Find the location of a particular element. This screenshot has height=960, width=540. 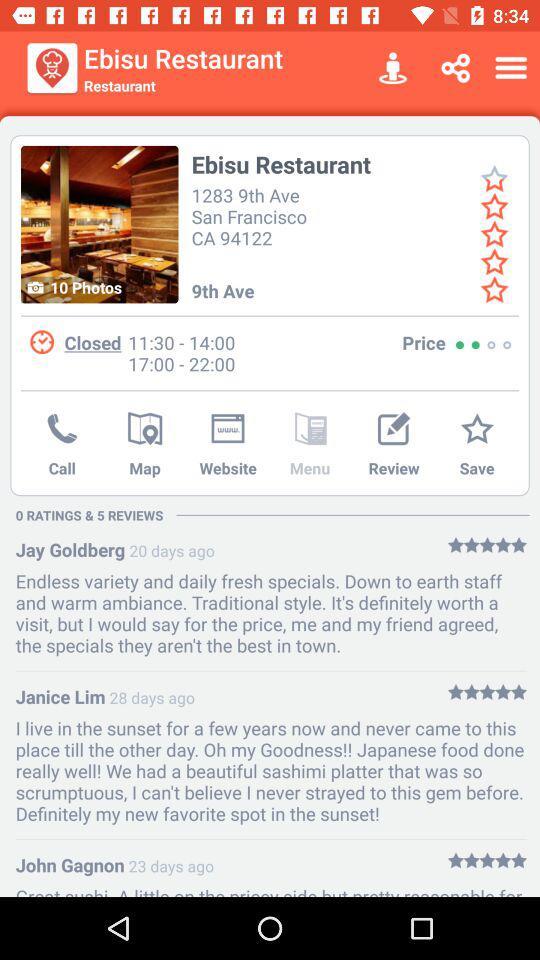

the icon next to the ebisu restaurant is located at coordinates (393, 68).